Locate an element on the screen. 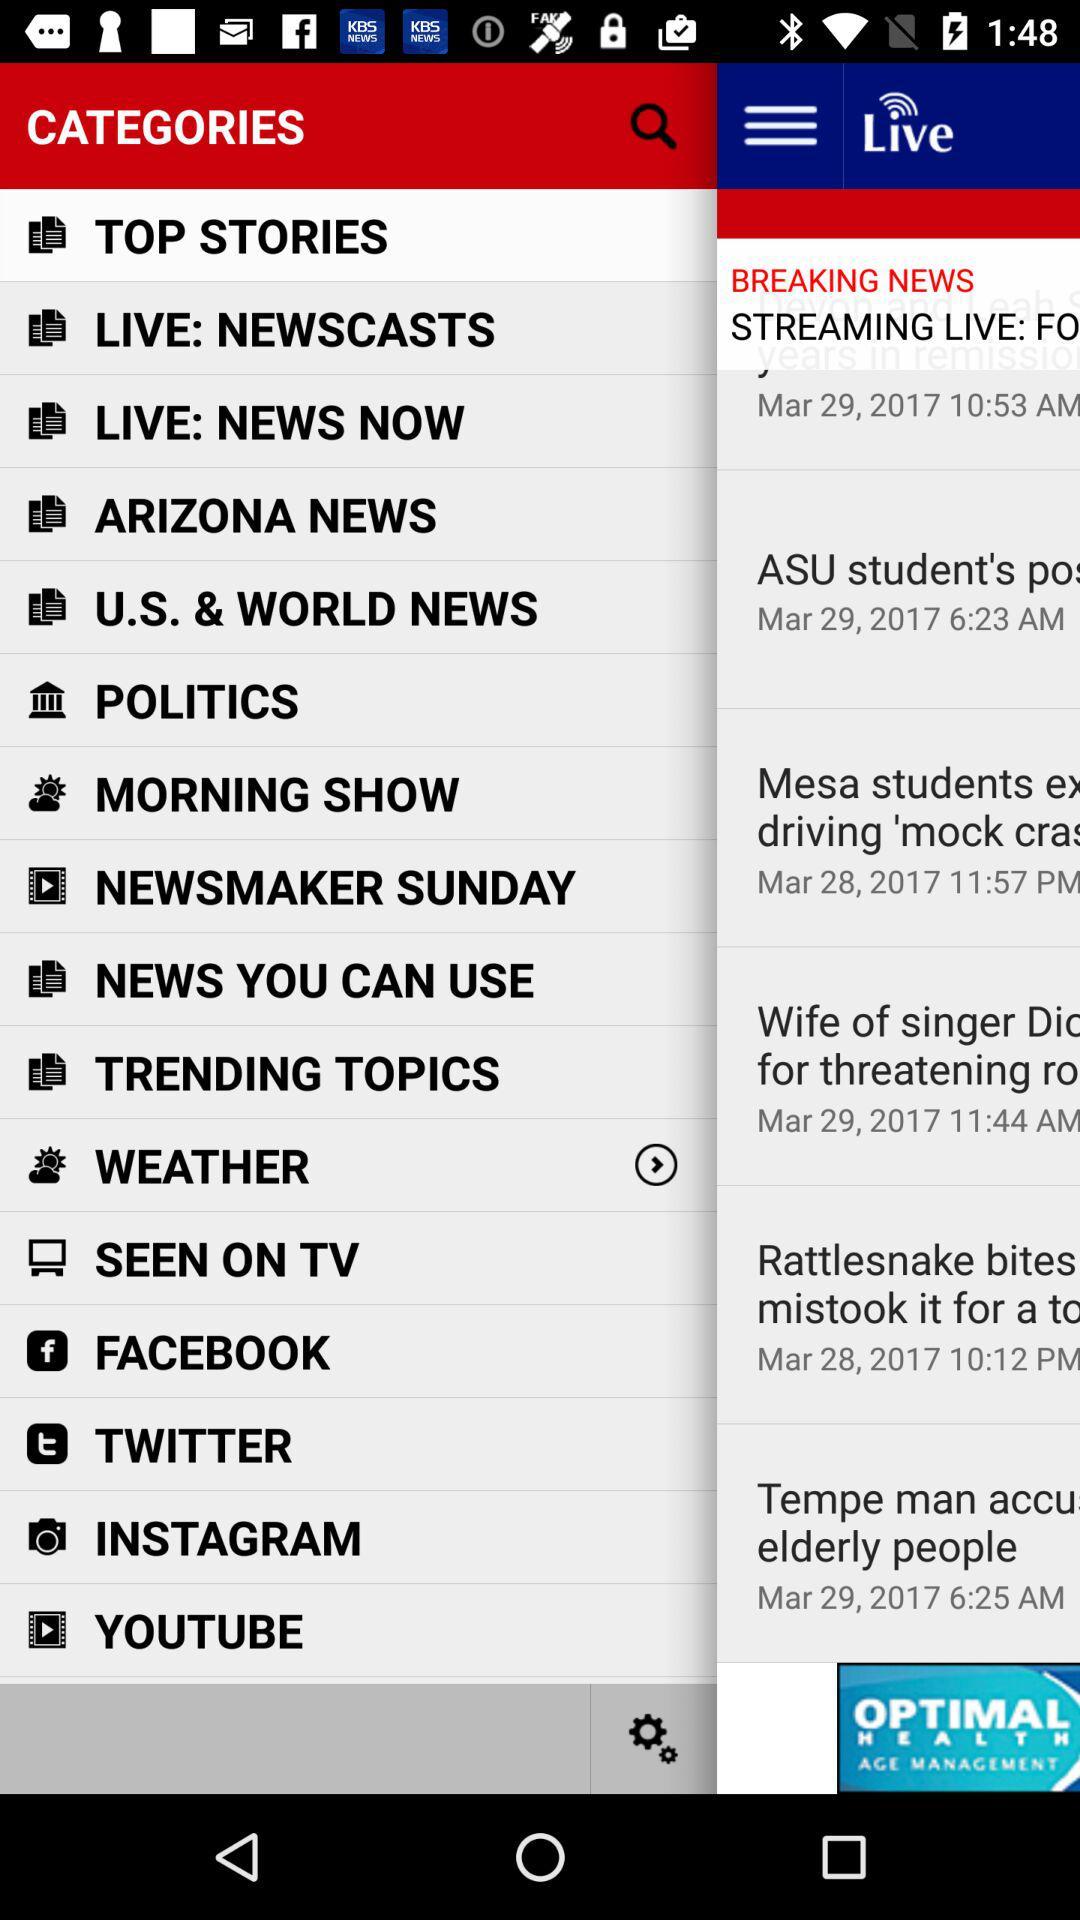 This screenshot has width=1080, height=1920. the menu icon is located at coordinates (778, 124).